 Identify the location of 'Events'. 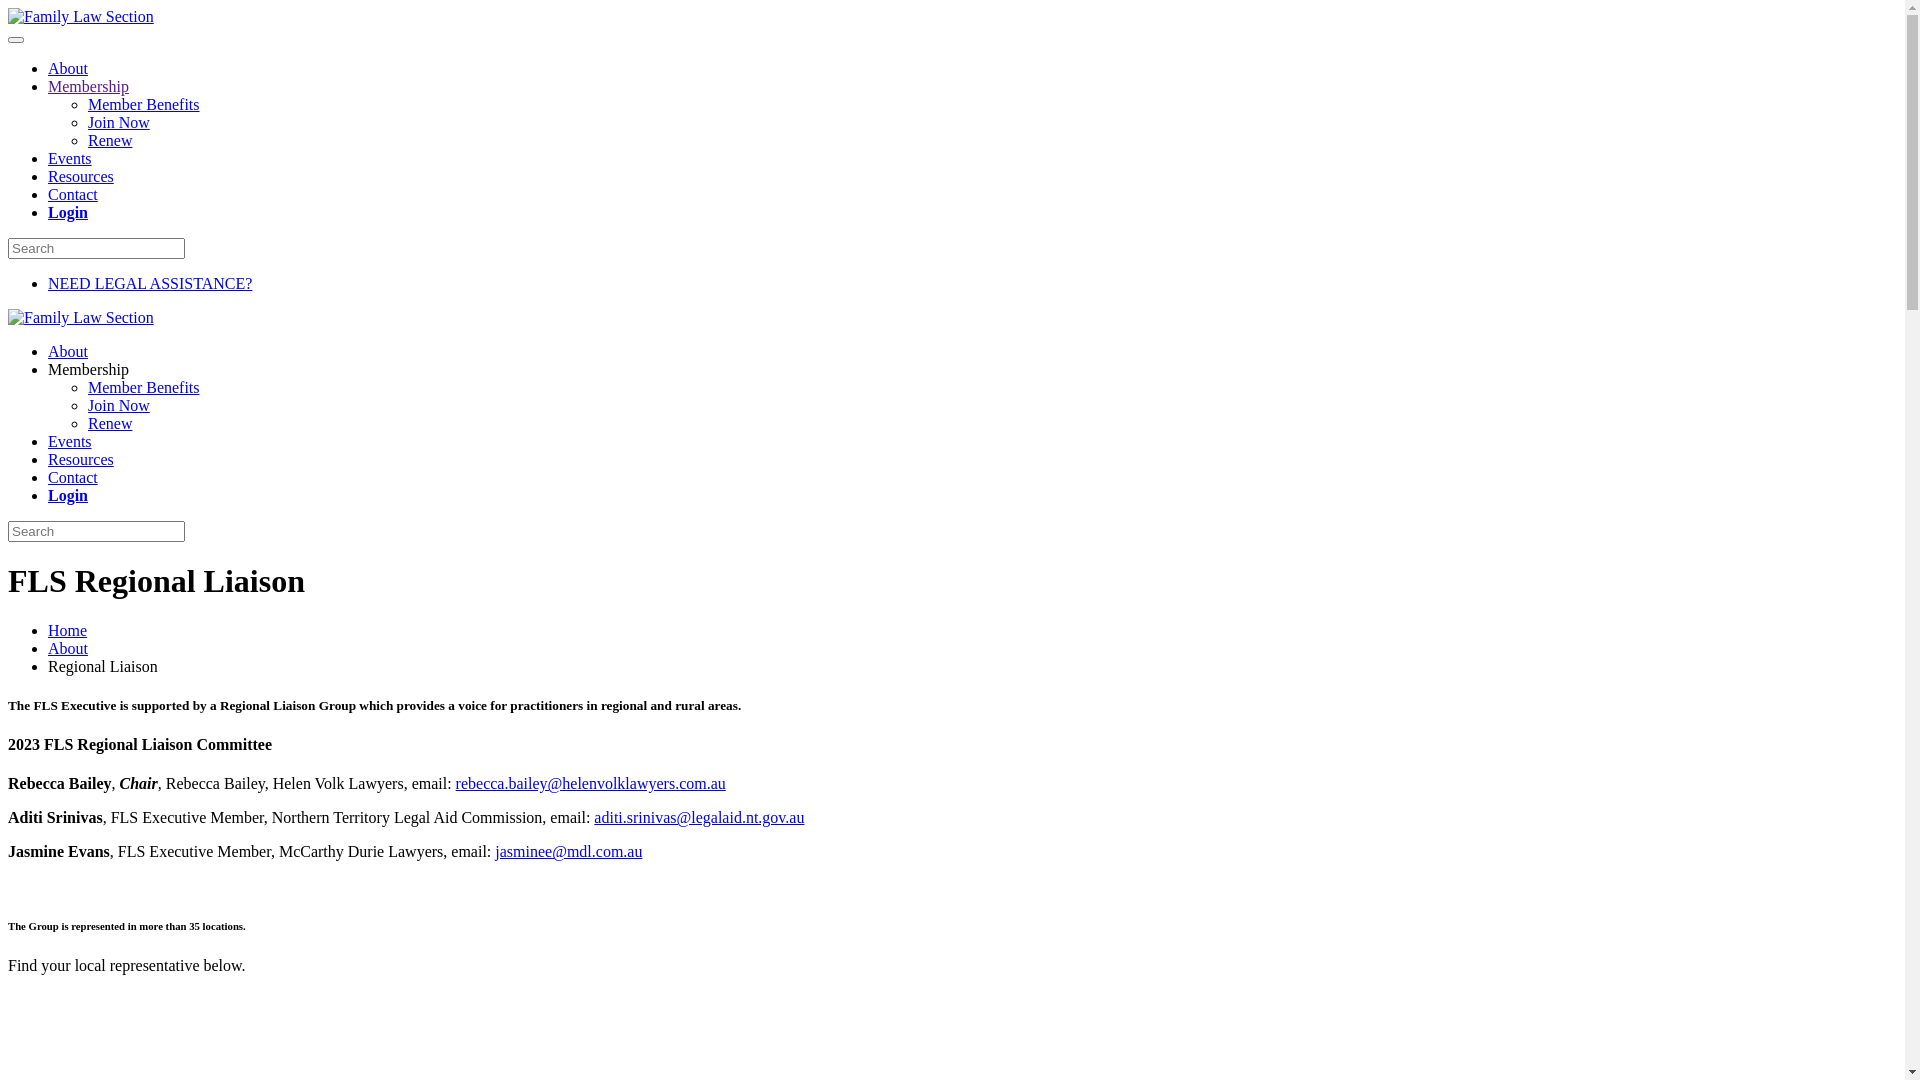
(70, 157).